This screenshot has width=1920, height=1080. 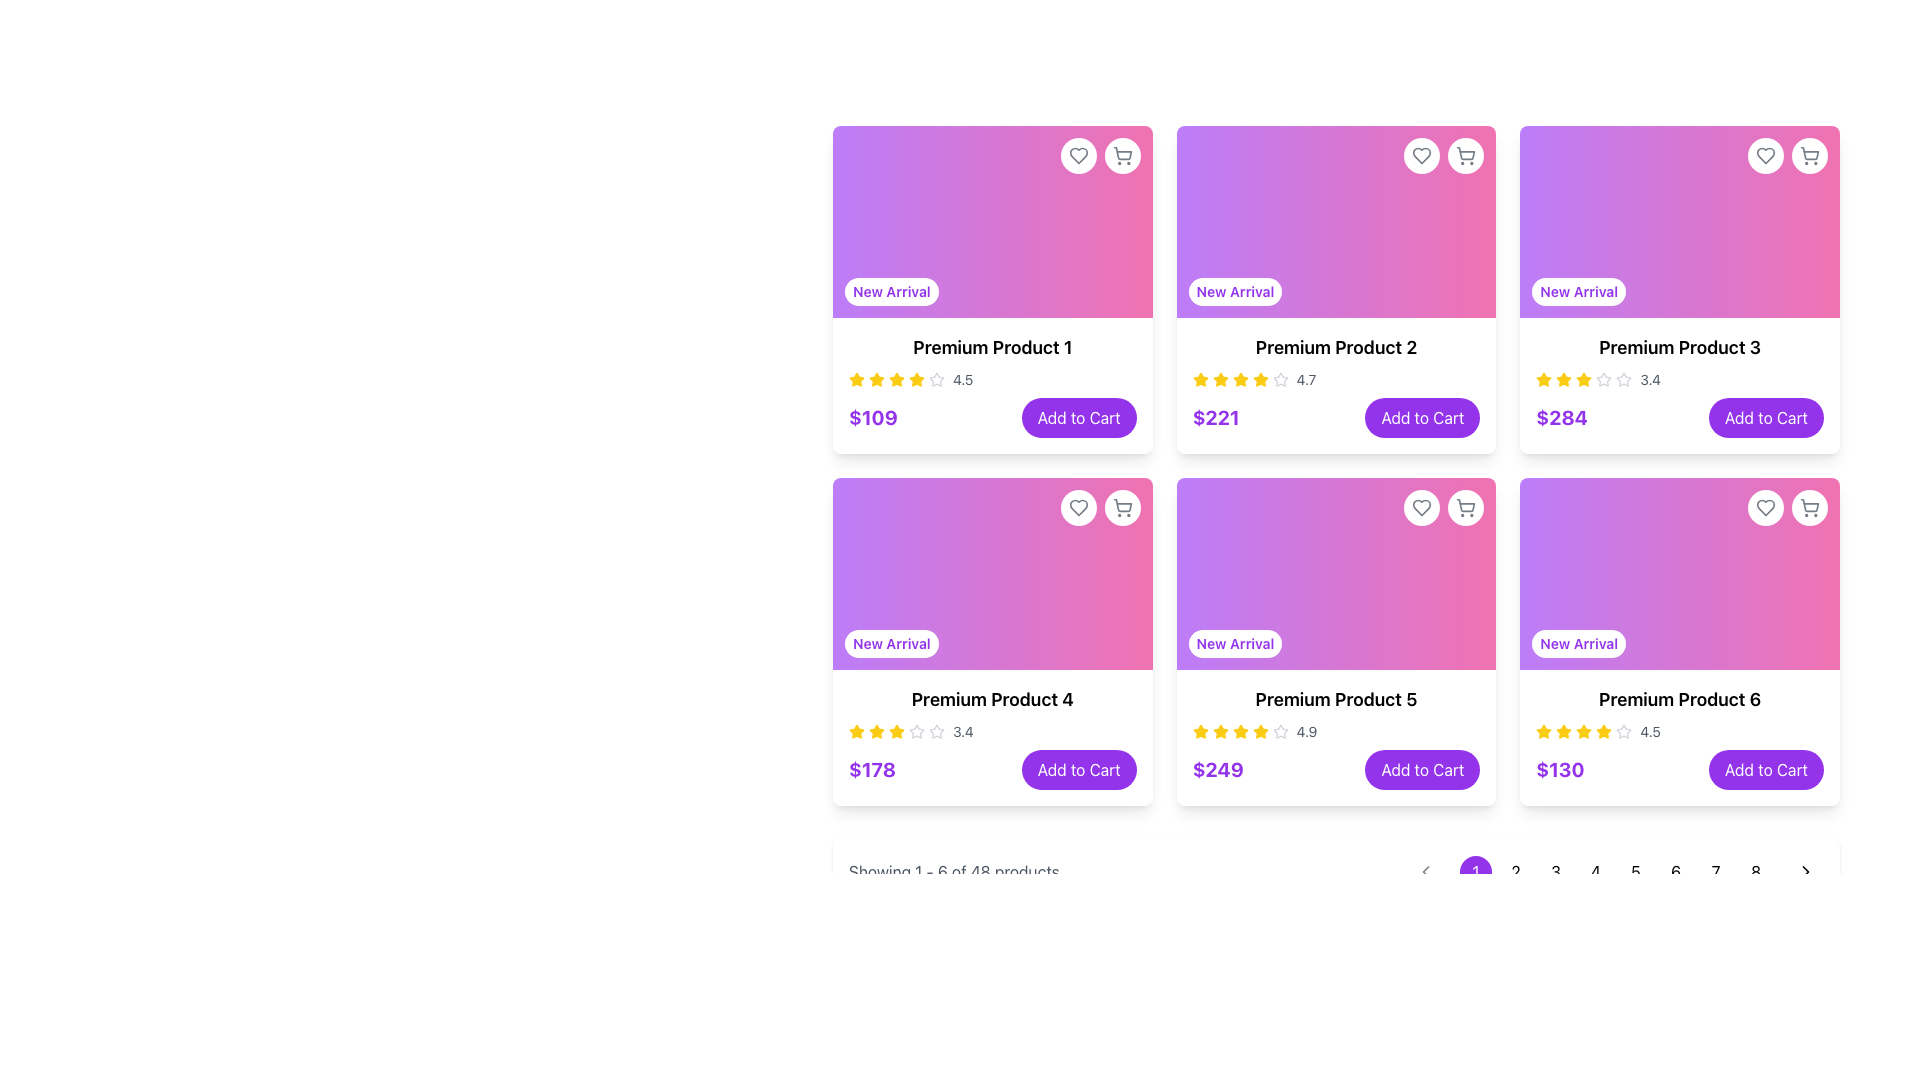 What do you see at coordinates (1421, 507) in the screenshot?
I see `the heart-shaped icon with a gray outline located at the top-right corner of the 'Premium Product 5' card to favorite or like the product` at bounding box center [1421, 507].